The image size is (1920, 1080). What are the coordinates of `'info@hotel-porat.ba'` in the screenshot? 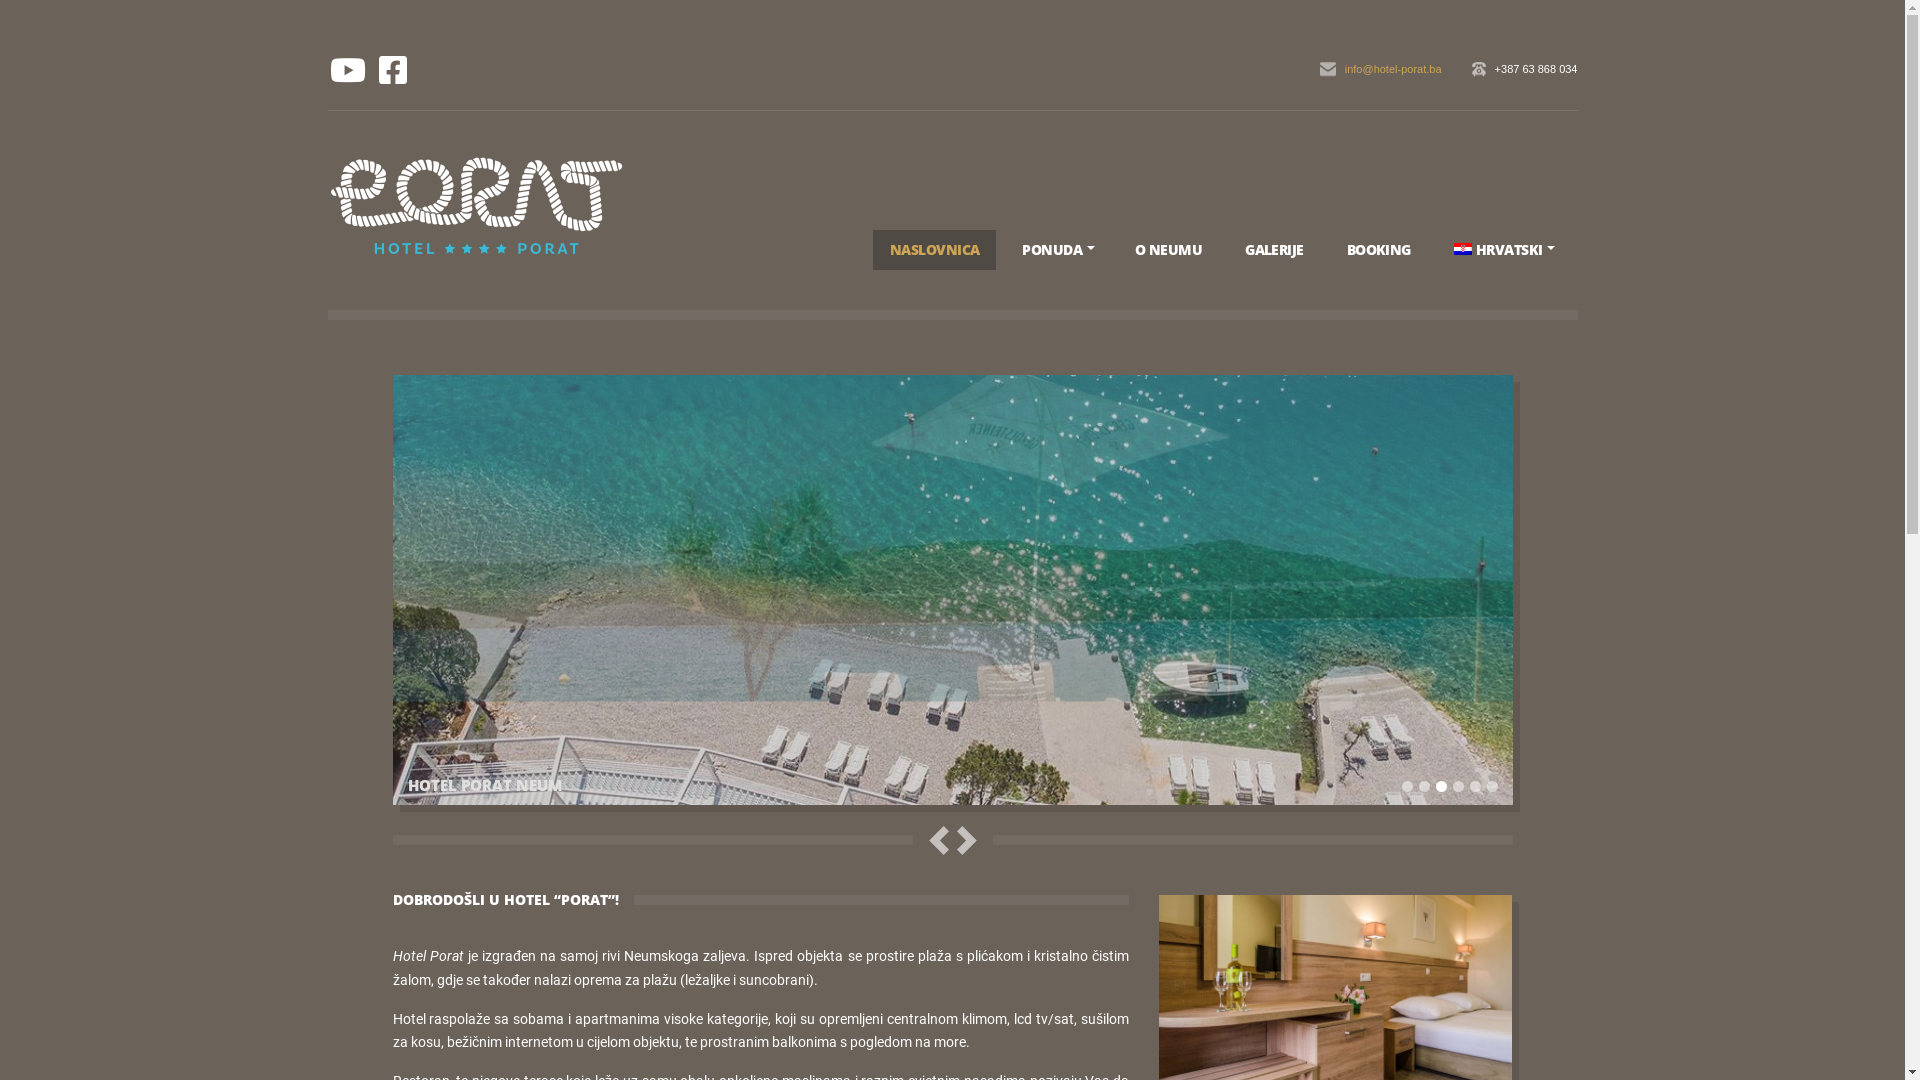 It's located at (1320, 68).